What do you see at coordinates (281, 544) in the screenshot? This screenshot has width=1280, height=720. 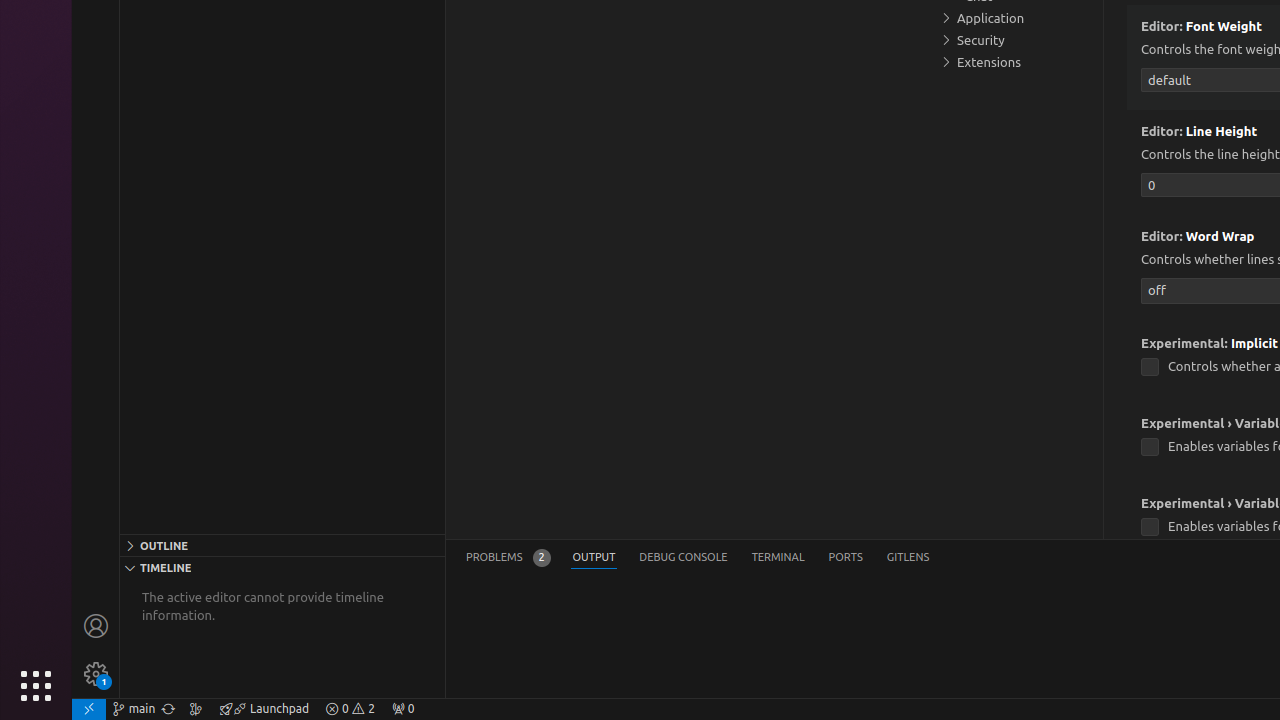 I see `'Outline Section'` at bounding box center [281, 544].